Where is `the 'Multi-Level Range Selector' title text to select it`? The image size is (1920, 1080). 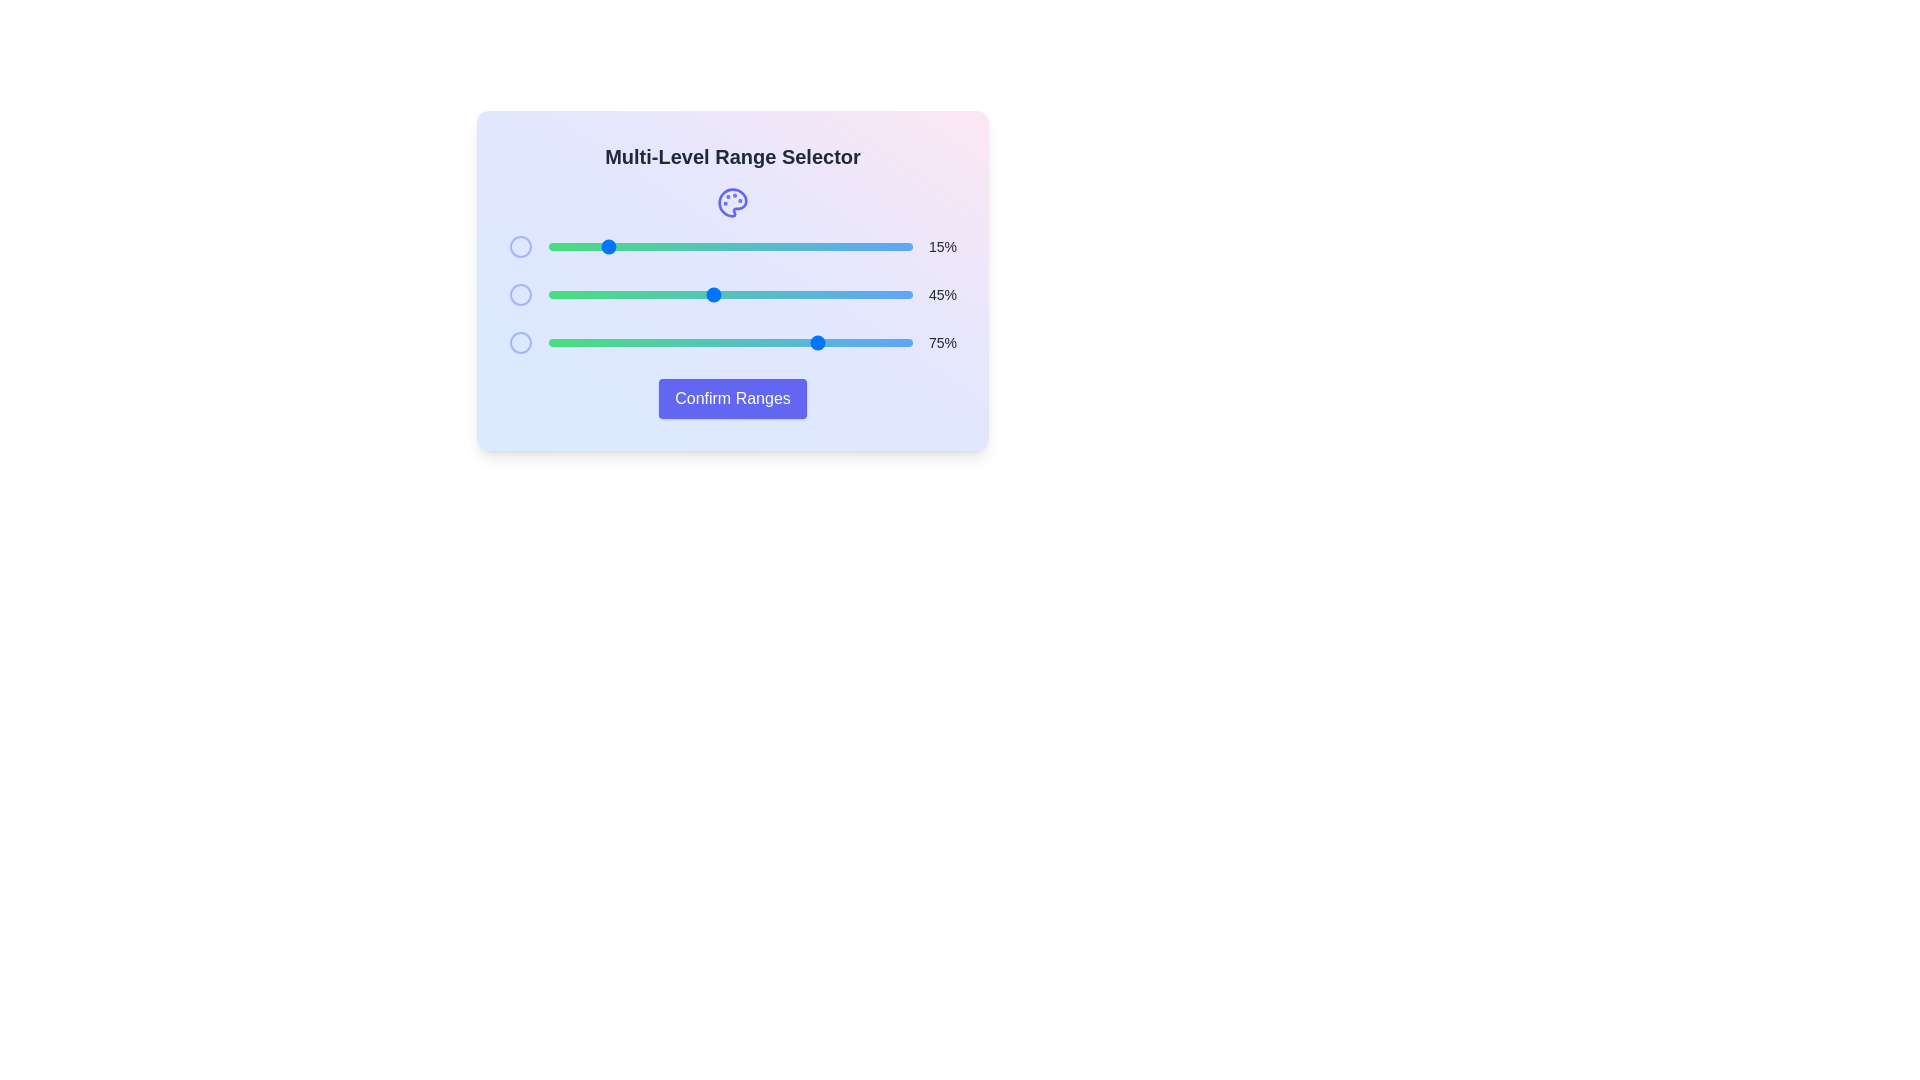
the 'Multi-Level Range Selector' title text to select it is located at coordinates (732, 156).